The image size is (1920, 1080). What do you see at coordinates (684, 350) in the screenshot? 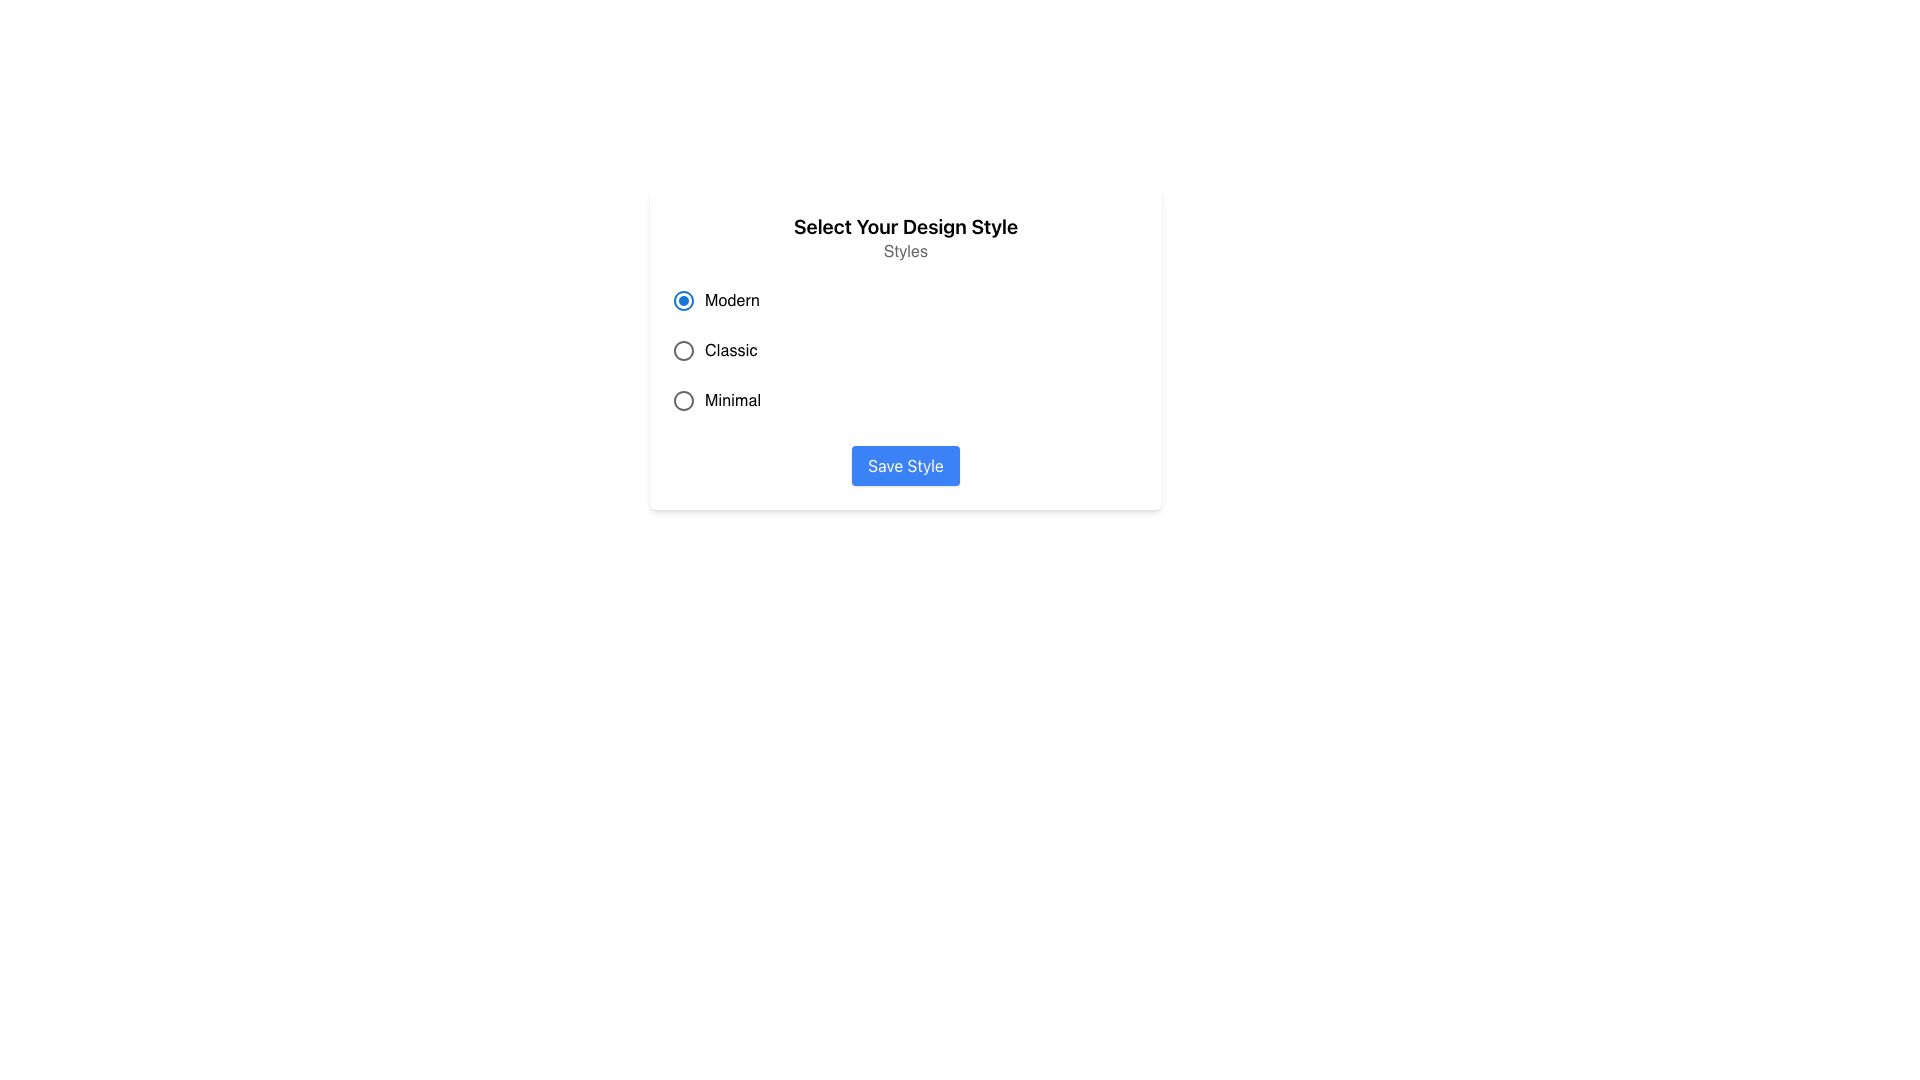
I see `the second radio button indicating the 'Classic' design style` at bounding box center [684, 350].